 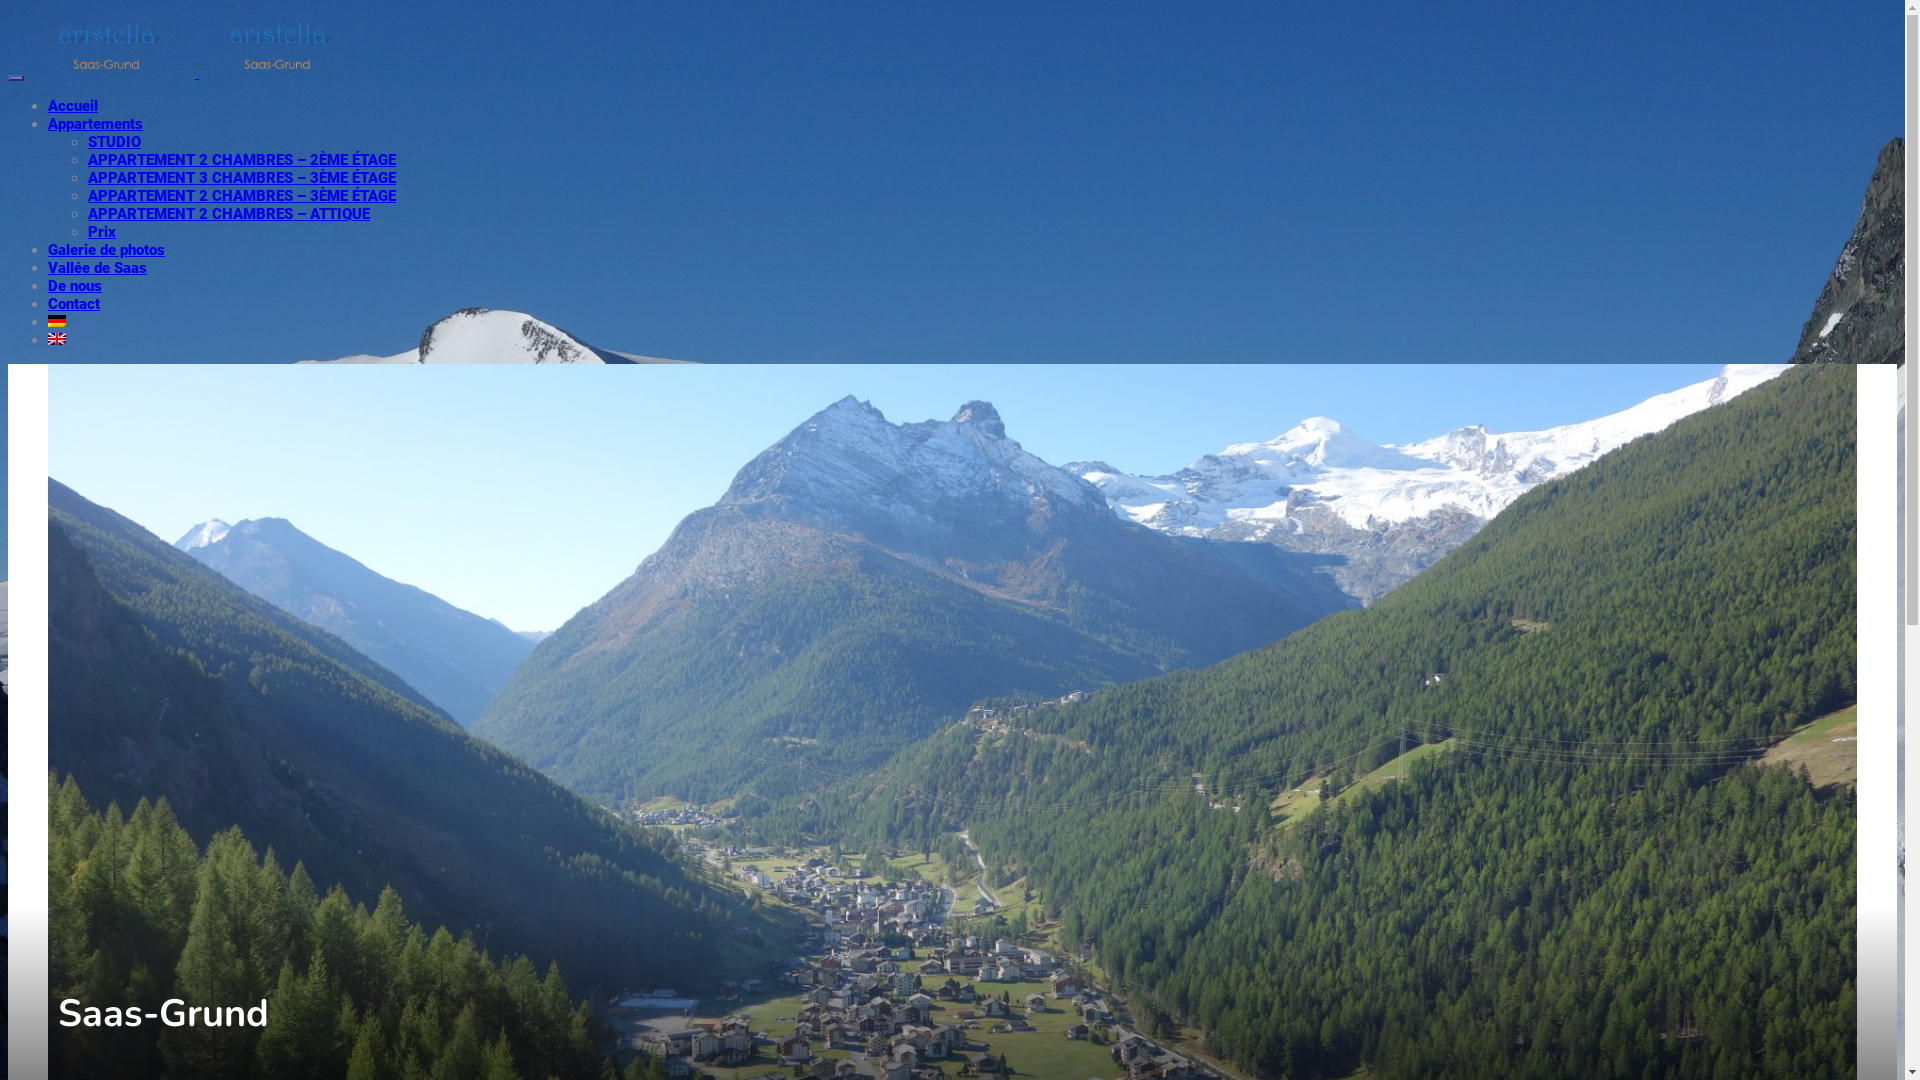 I want to click on 'Appartements', so click(x=94, y=123).